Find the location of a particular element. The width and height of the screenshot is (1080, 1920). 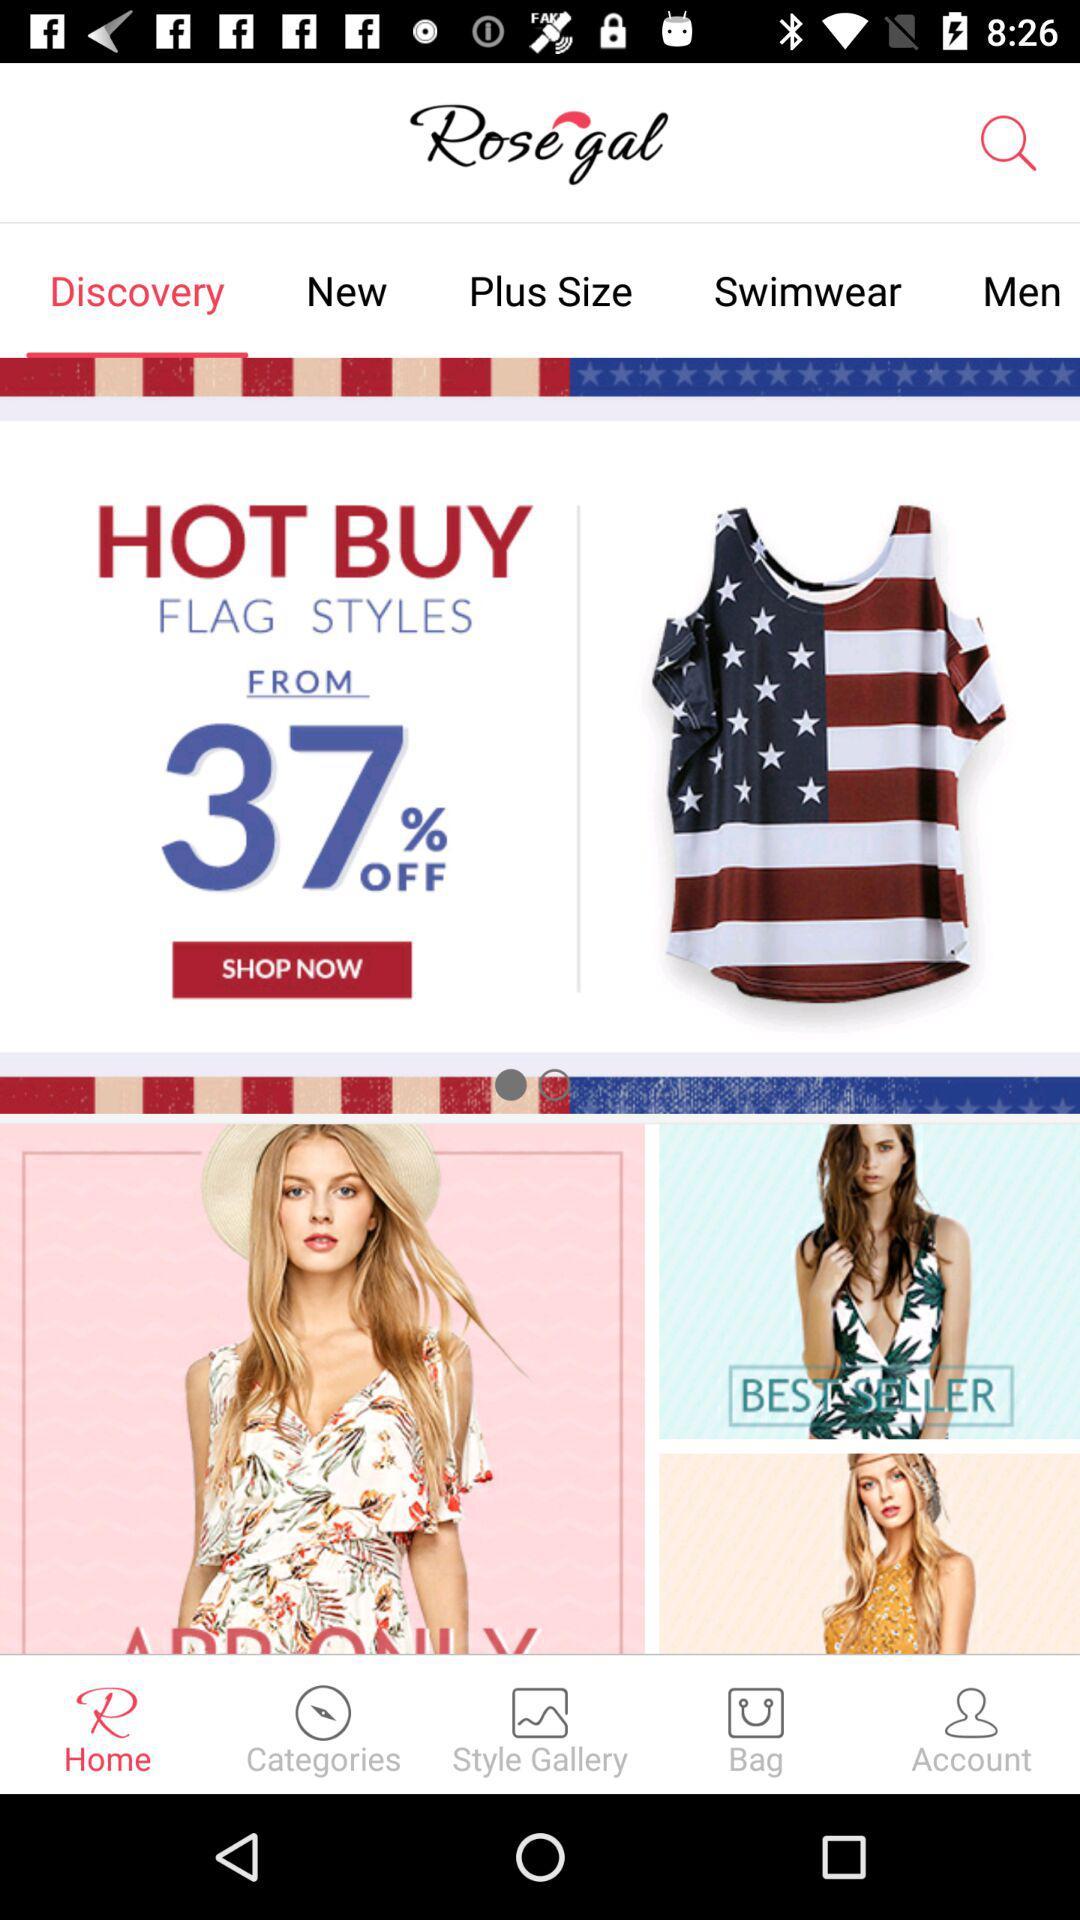

categories with the icon is located at coordinates (323, 1723).